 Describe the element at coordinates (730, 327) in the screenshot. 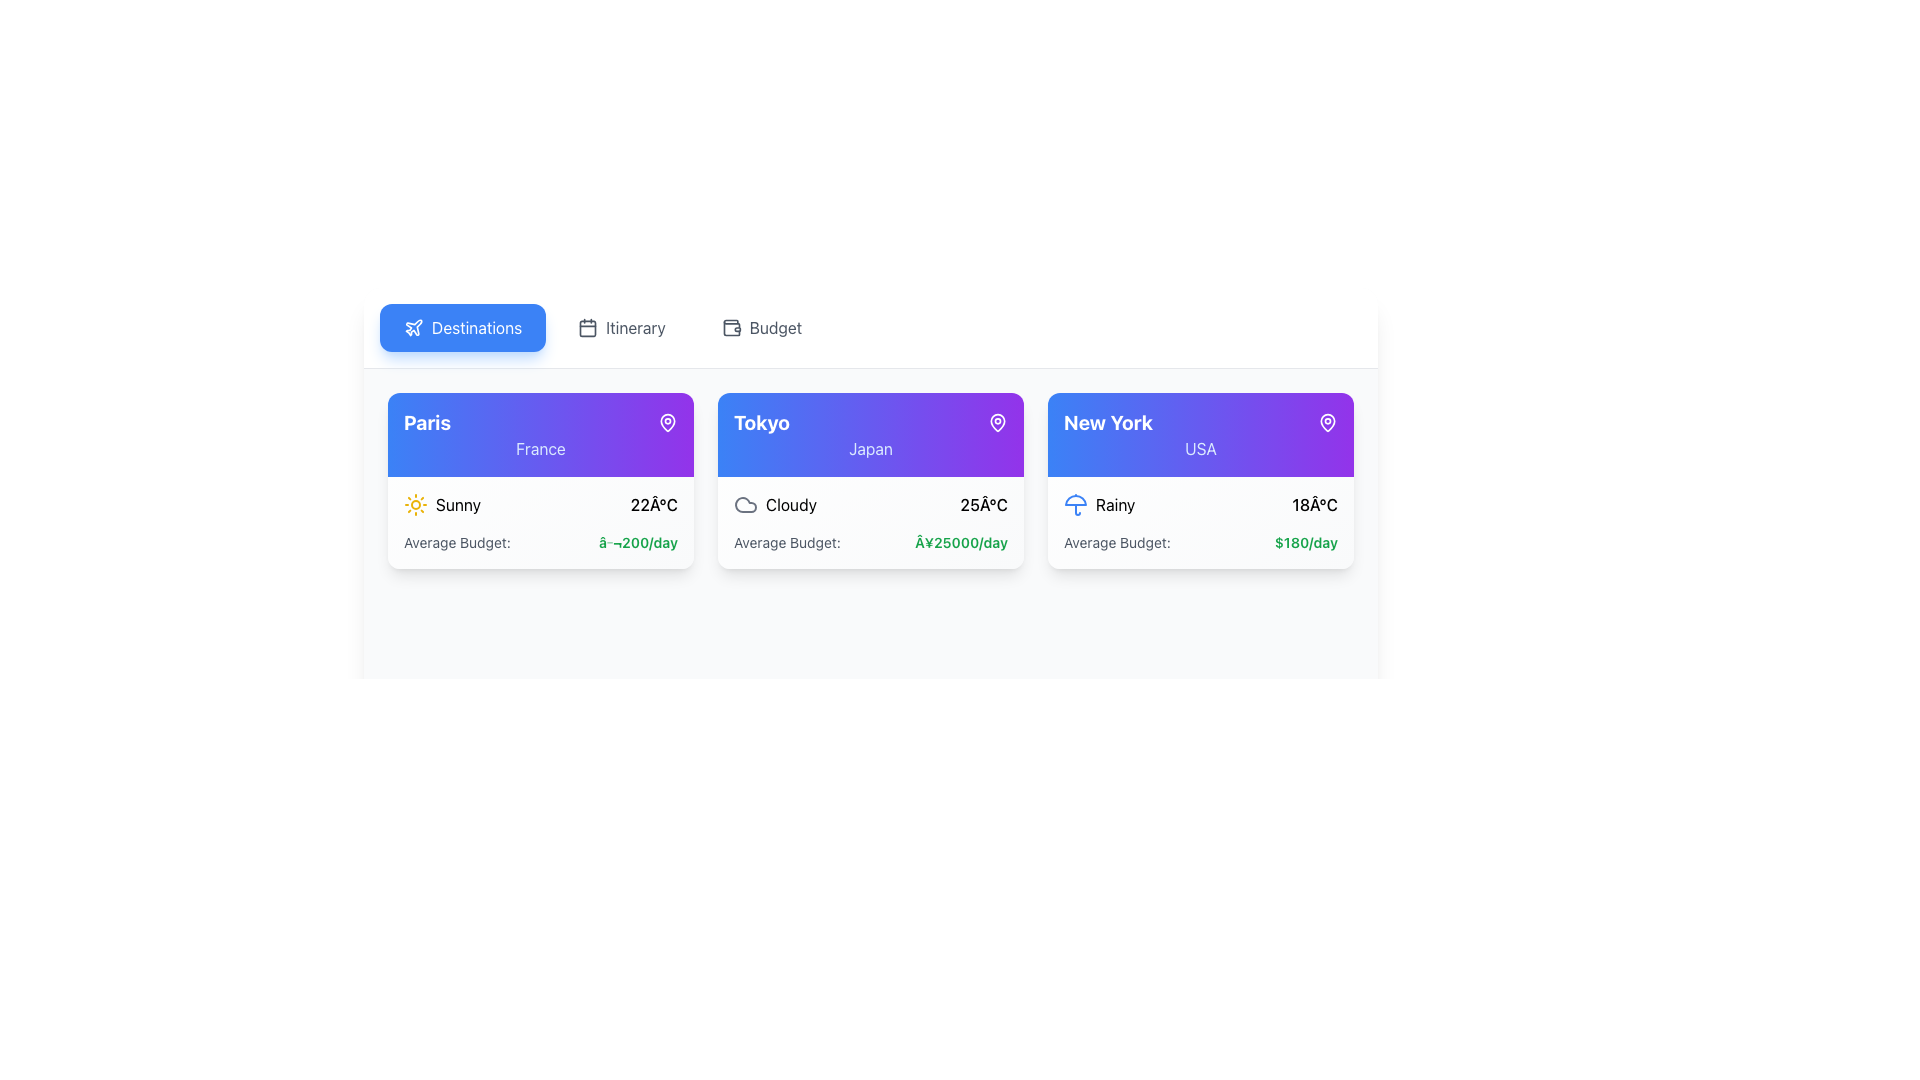

I see `the wallet icon located in the header section of the layout` at that location.